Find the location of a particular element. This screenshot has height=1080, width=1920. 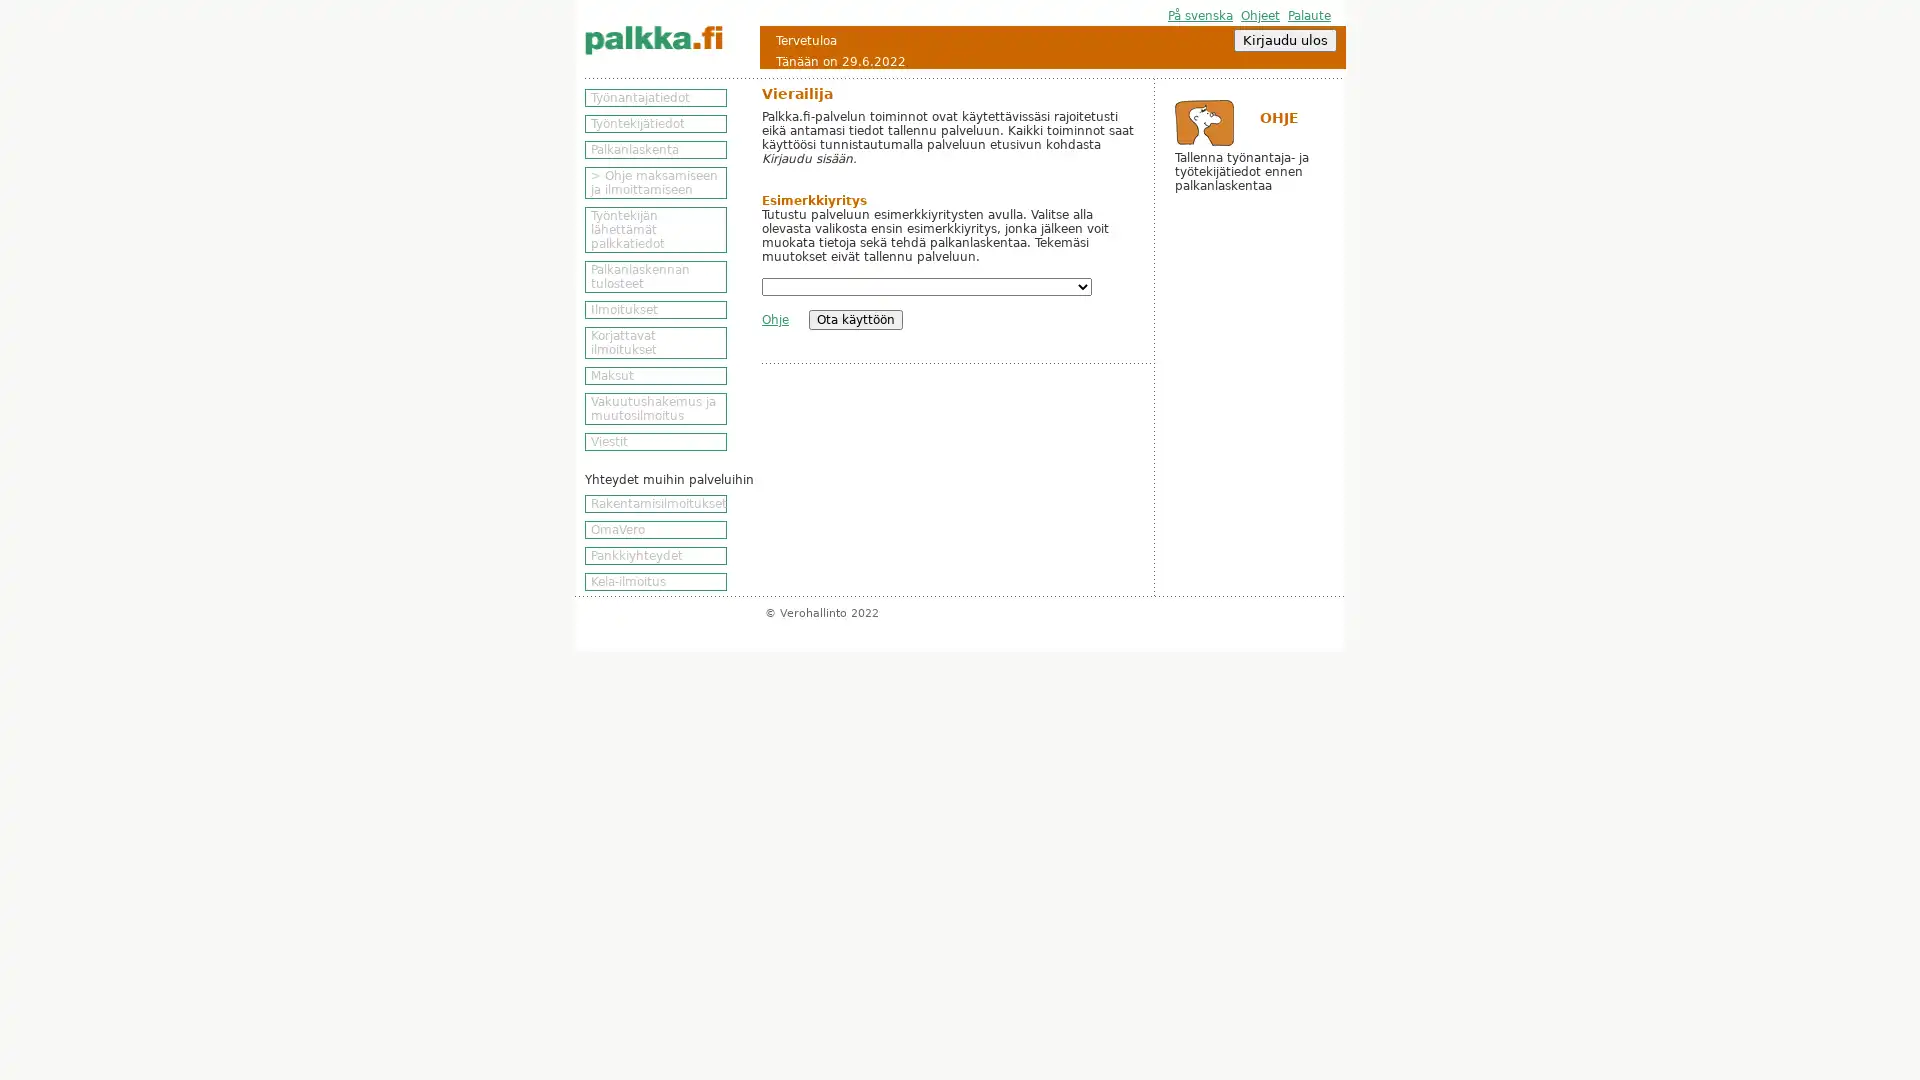

Kirjaudu ulos is located at coordinates (1285, 40).